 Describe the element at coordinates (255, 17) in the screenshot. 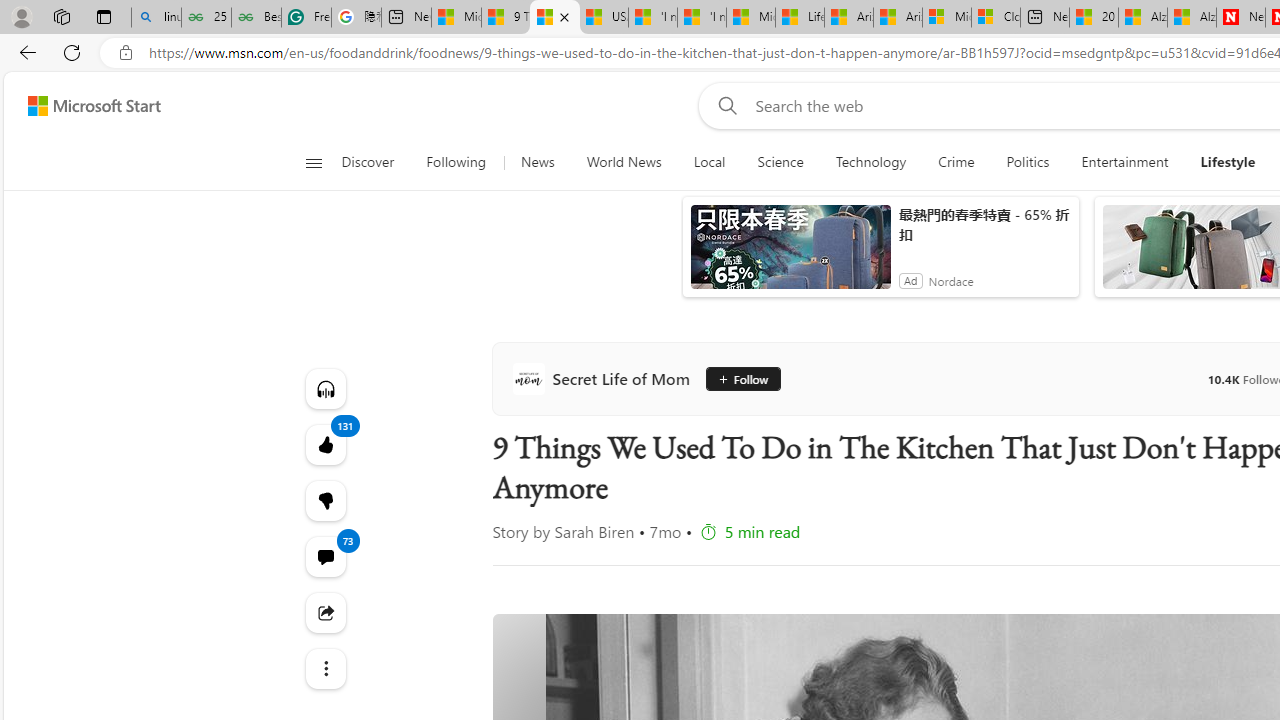

I see `'Best SSL Certificates Provider in India - GeeksforGeeks'` at that location.